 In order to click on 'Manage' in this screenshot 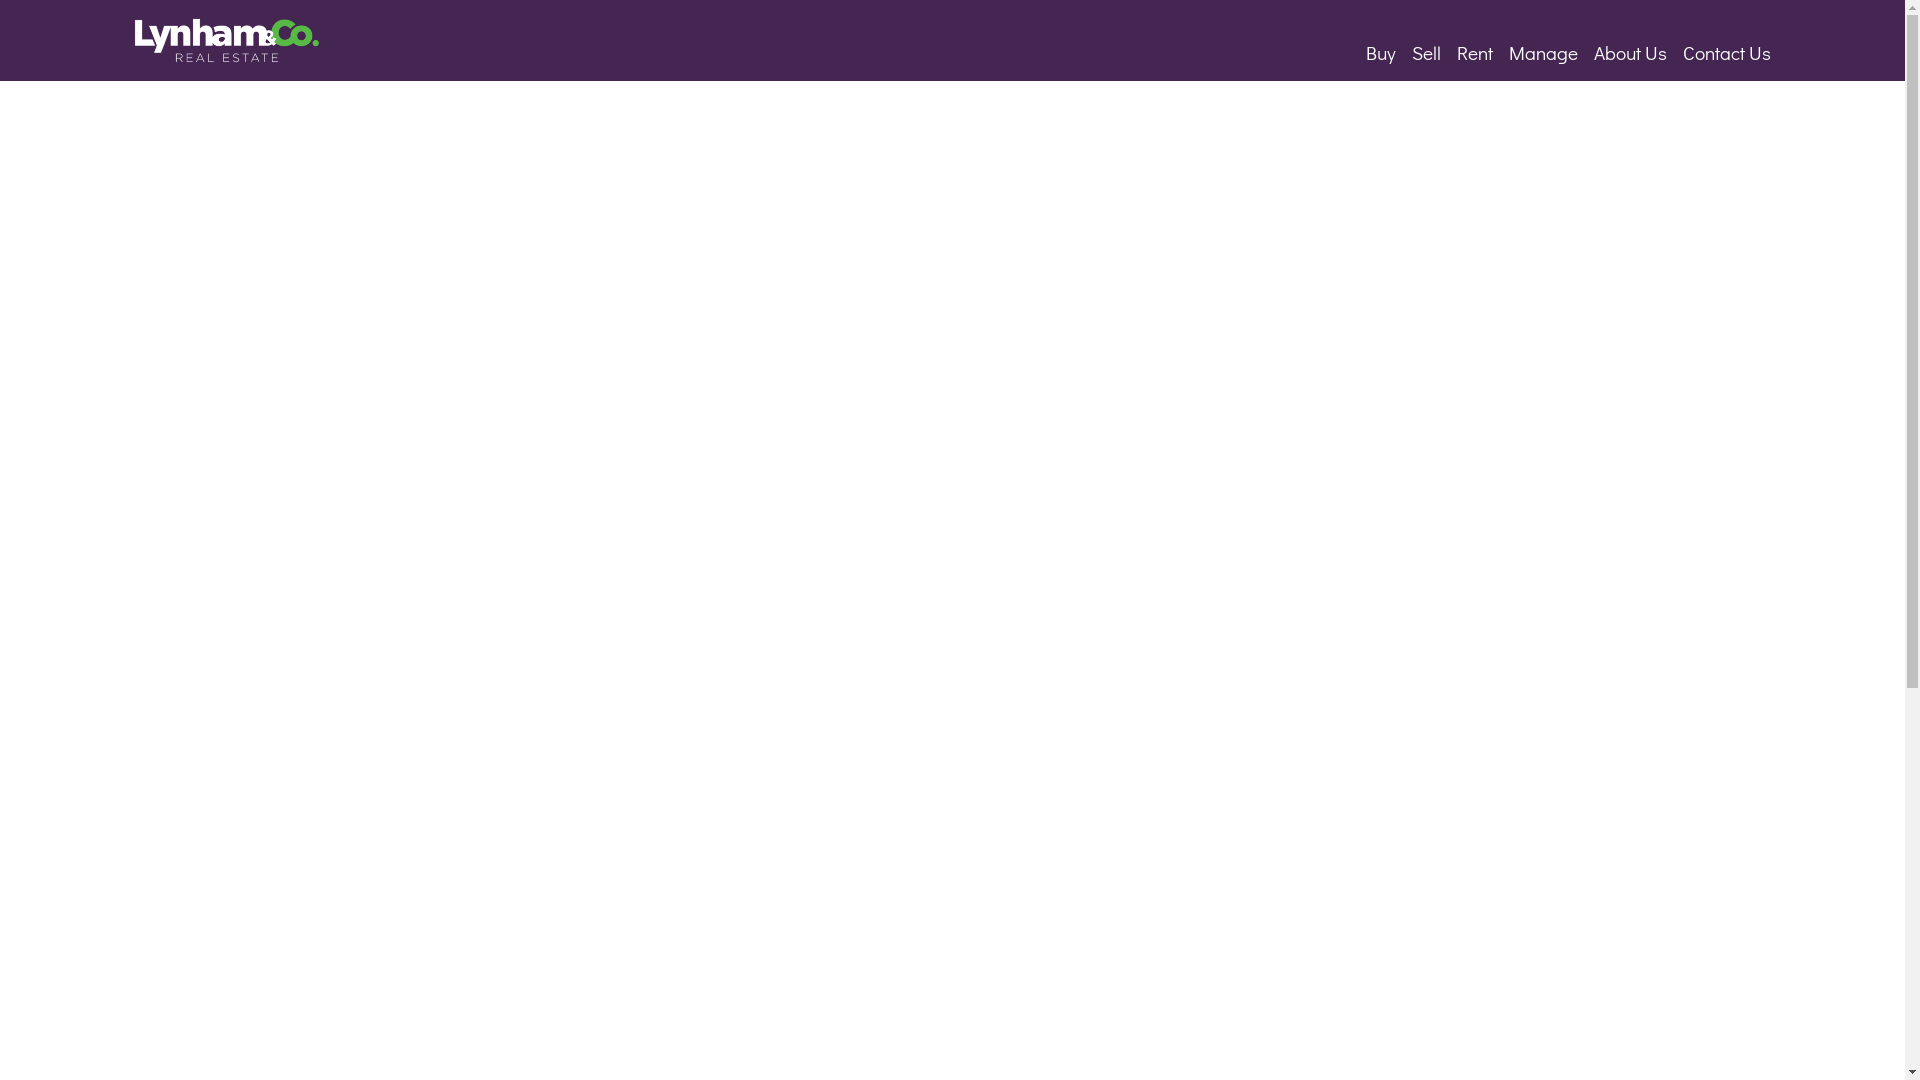, I will do `click(1501, 51)`.